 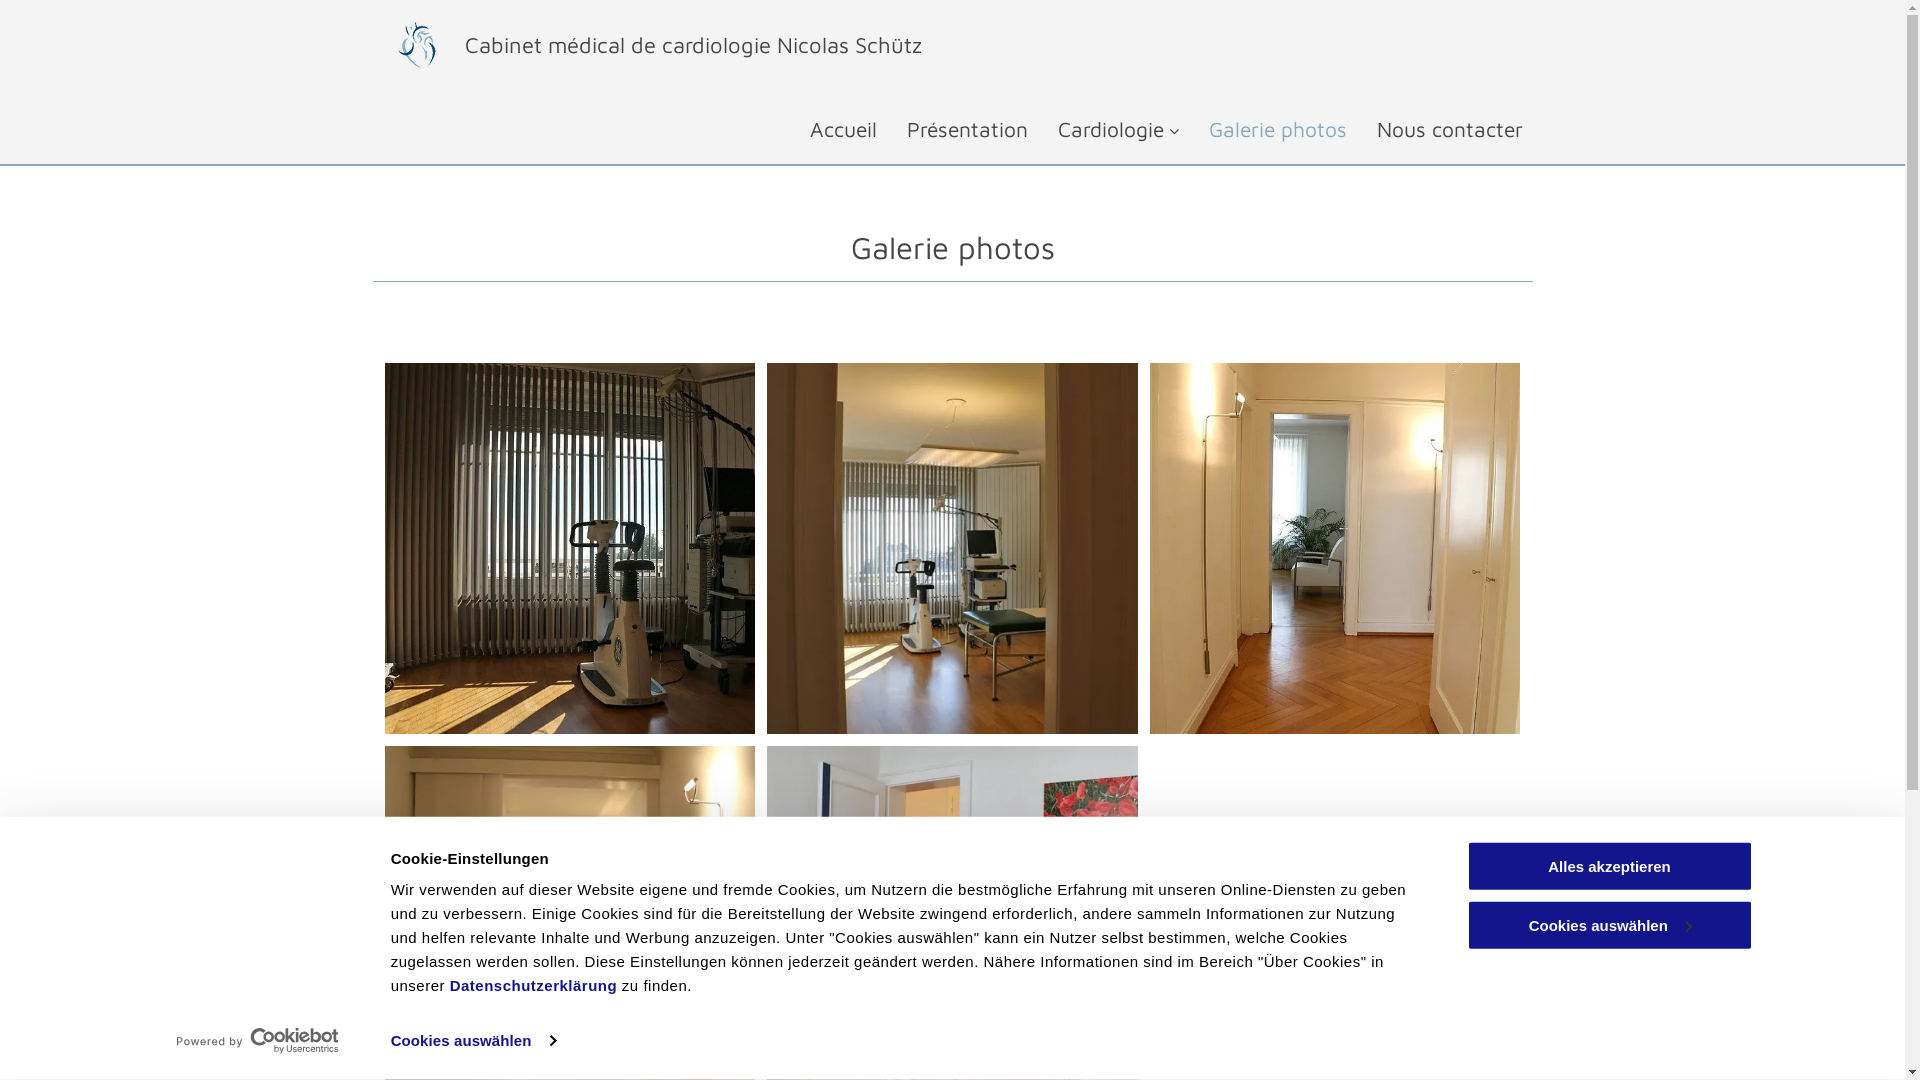 I want to click on 'Cardiologie', so click(x=1102, y=128).